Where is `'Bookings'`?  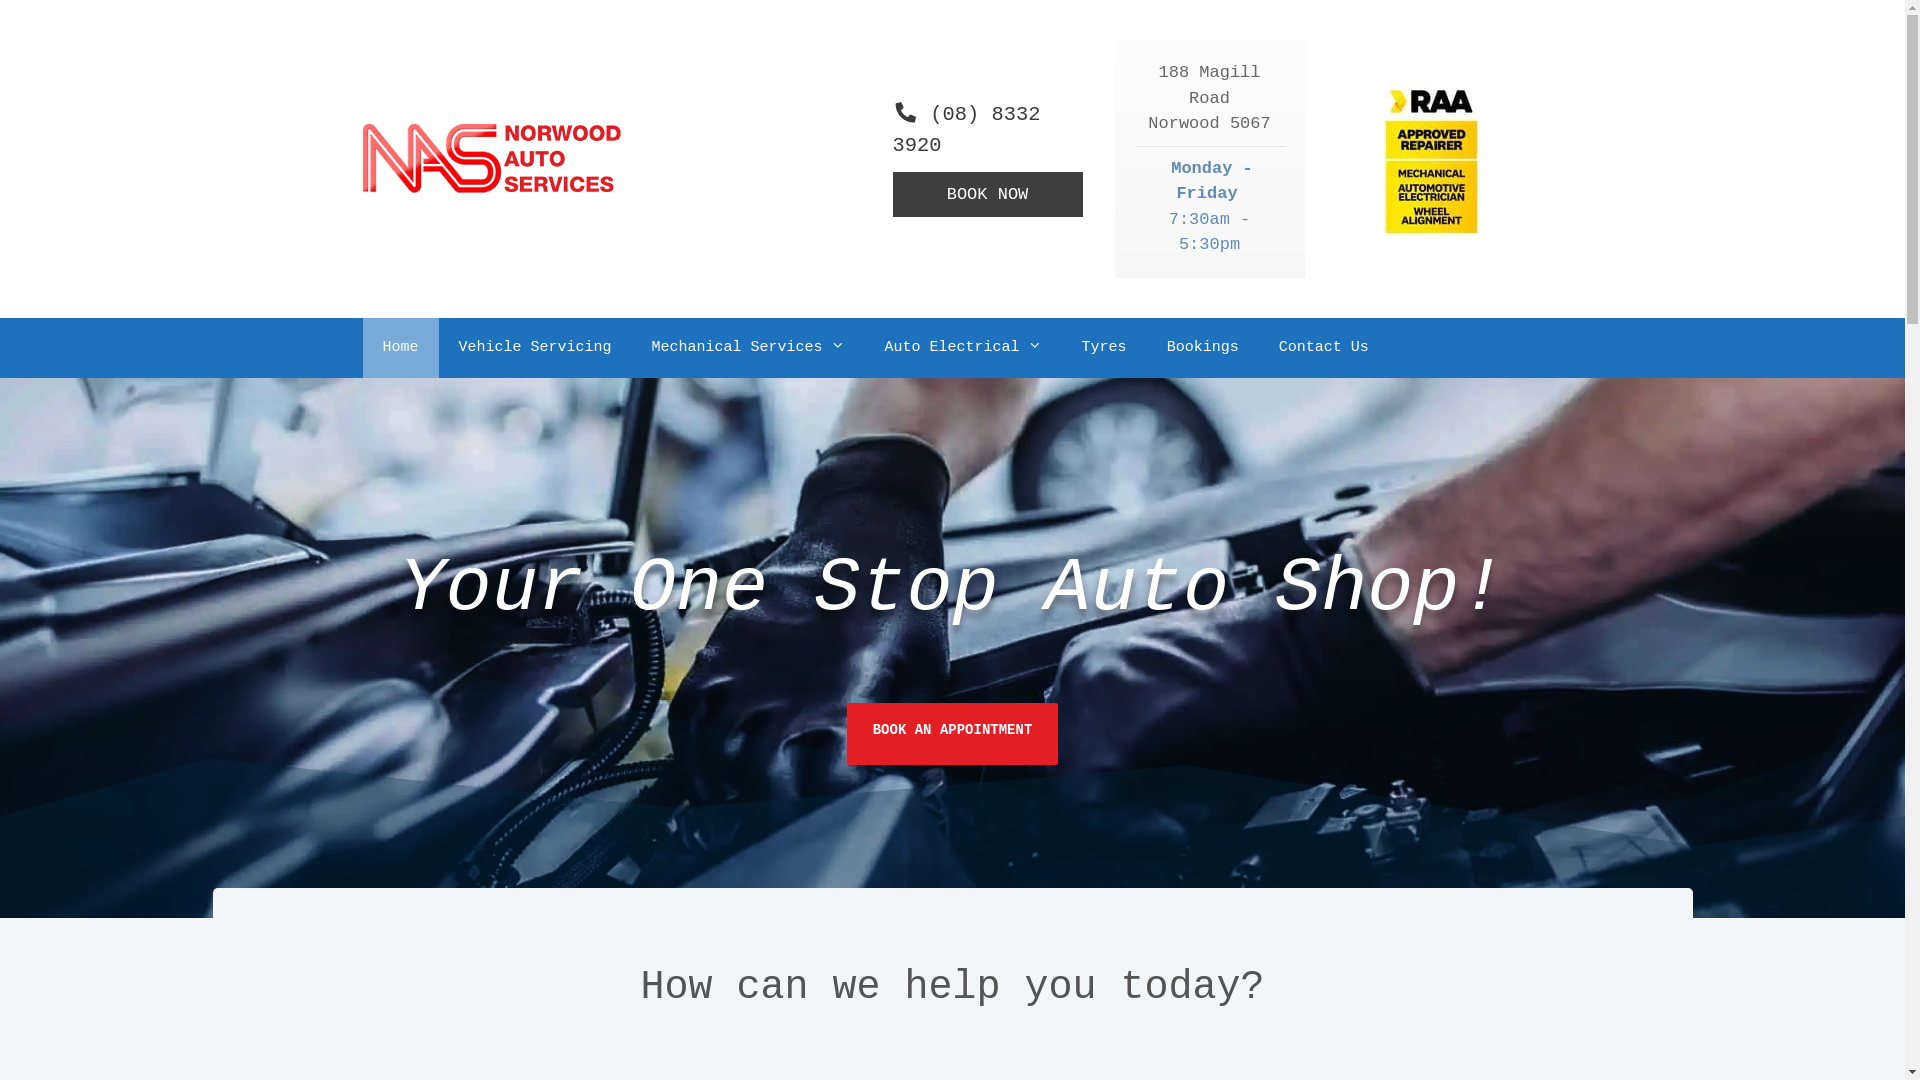
'Bookings' is located at coordinates (1202, 346).